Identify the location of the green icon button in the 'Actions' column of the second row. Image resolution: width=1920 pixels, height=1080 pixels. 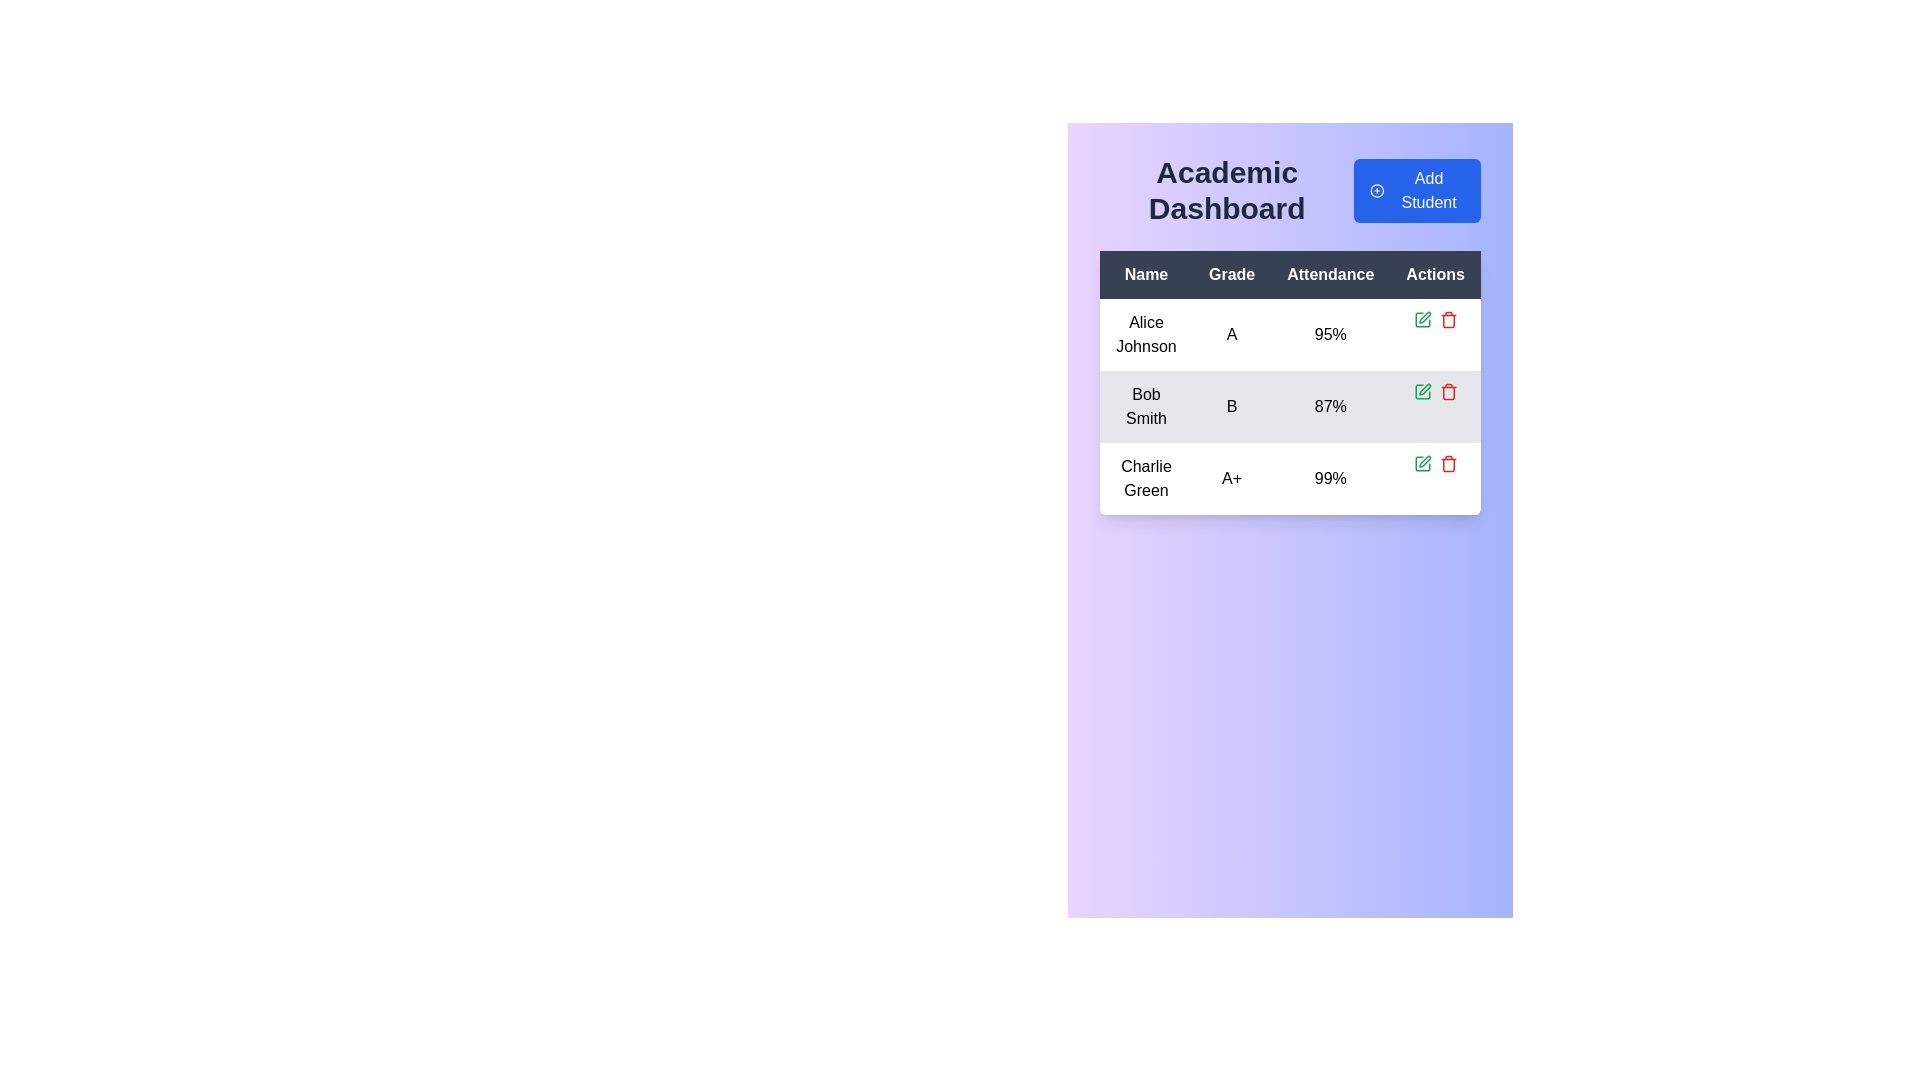
(1421, 319).